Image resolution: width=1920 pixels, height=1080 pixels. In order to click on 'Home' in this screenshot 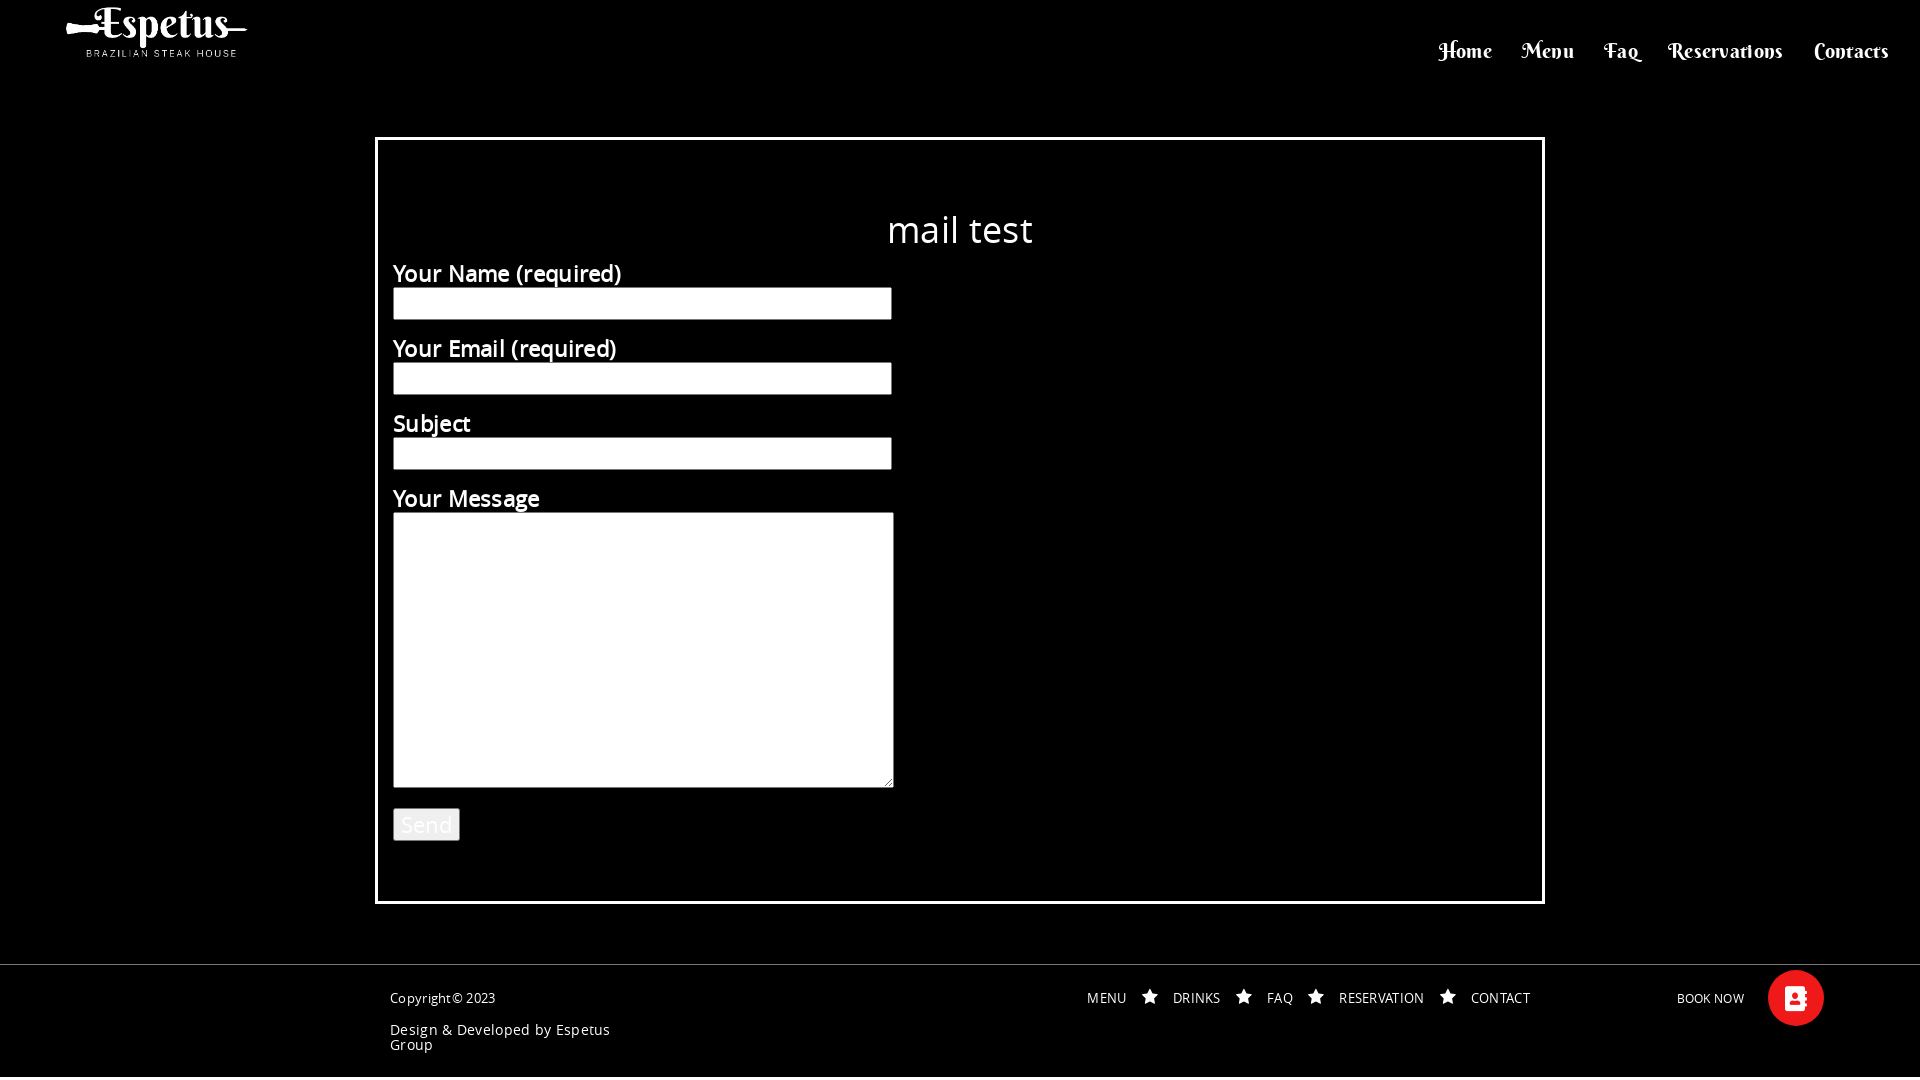, I will do `click(1465, 49)`.